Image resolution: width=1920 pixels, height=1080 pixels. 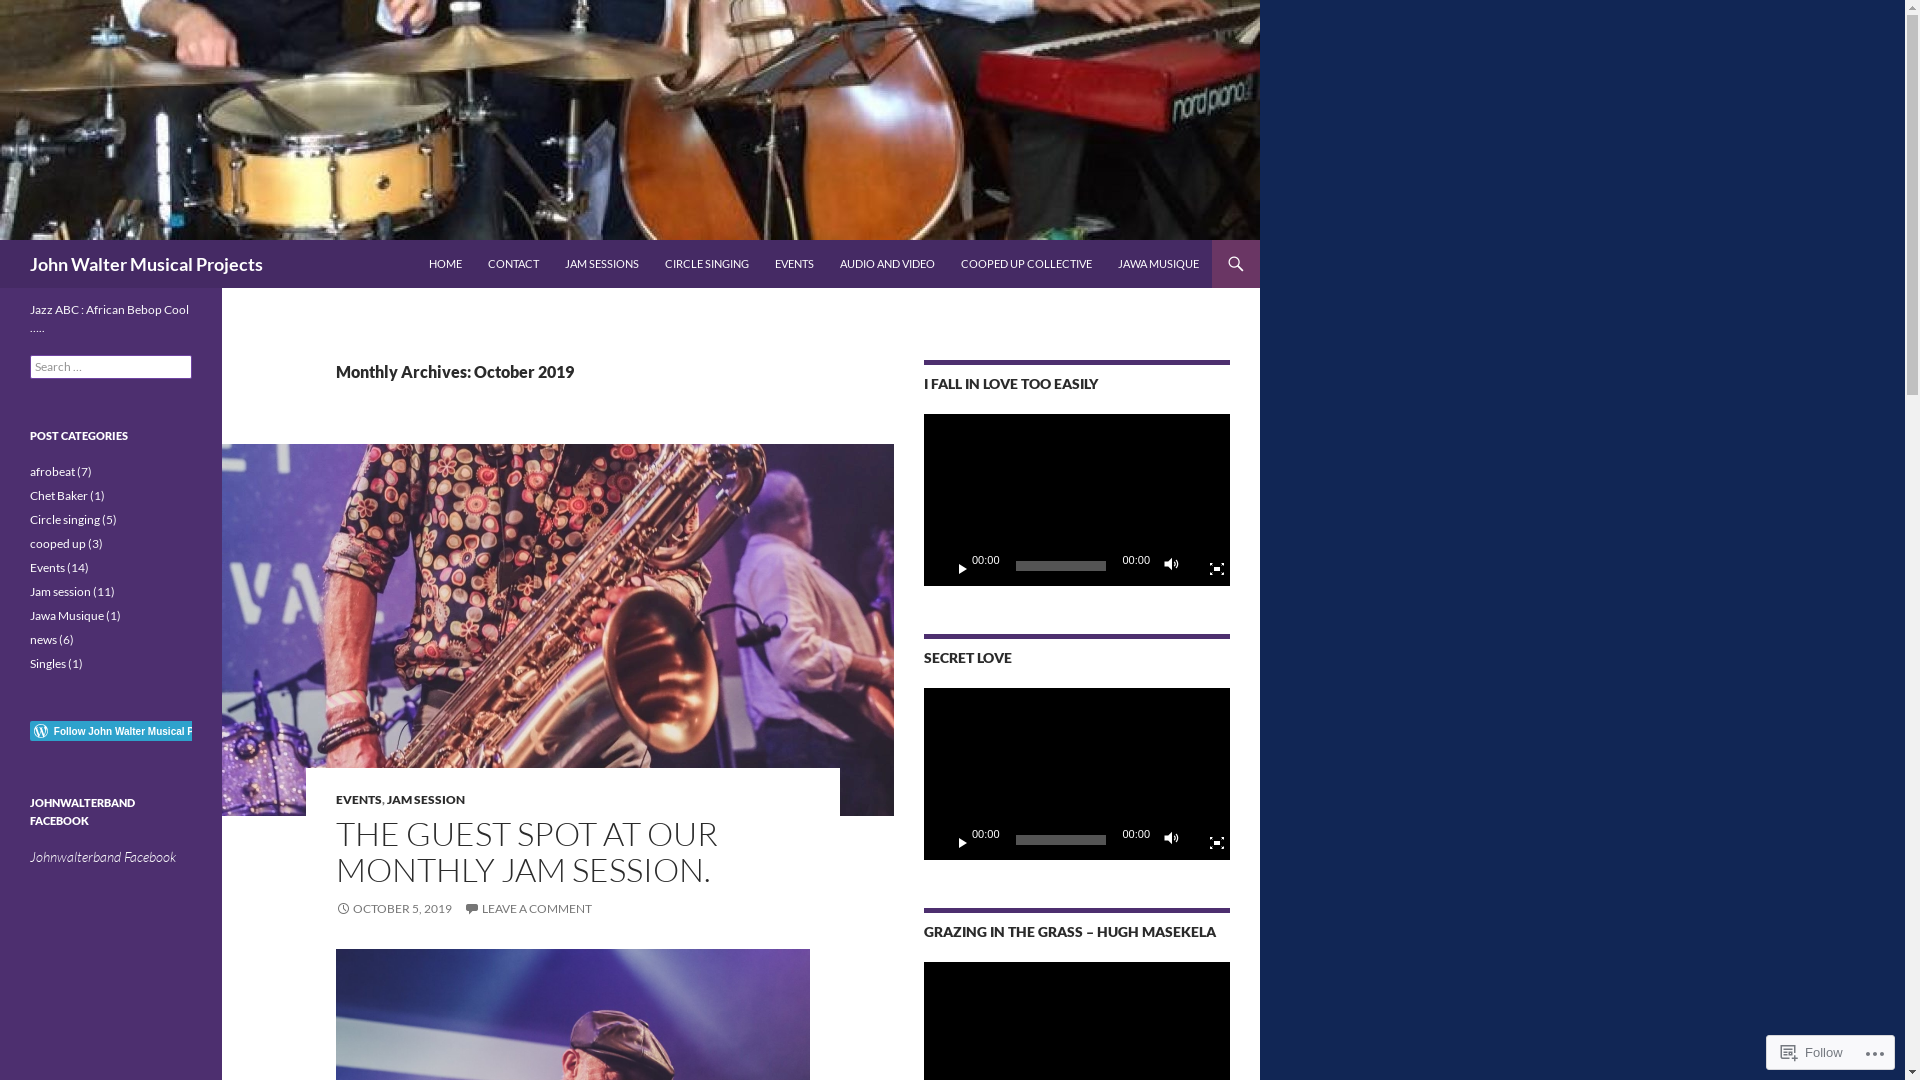 What do you see at coordinates (1158, 262) in the screenshot?
I see `'JAWA MUSIQUE'` at bounding box center [1158, 262].